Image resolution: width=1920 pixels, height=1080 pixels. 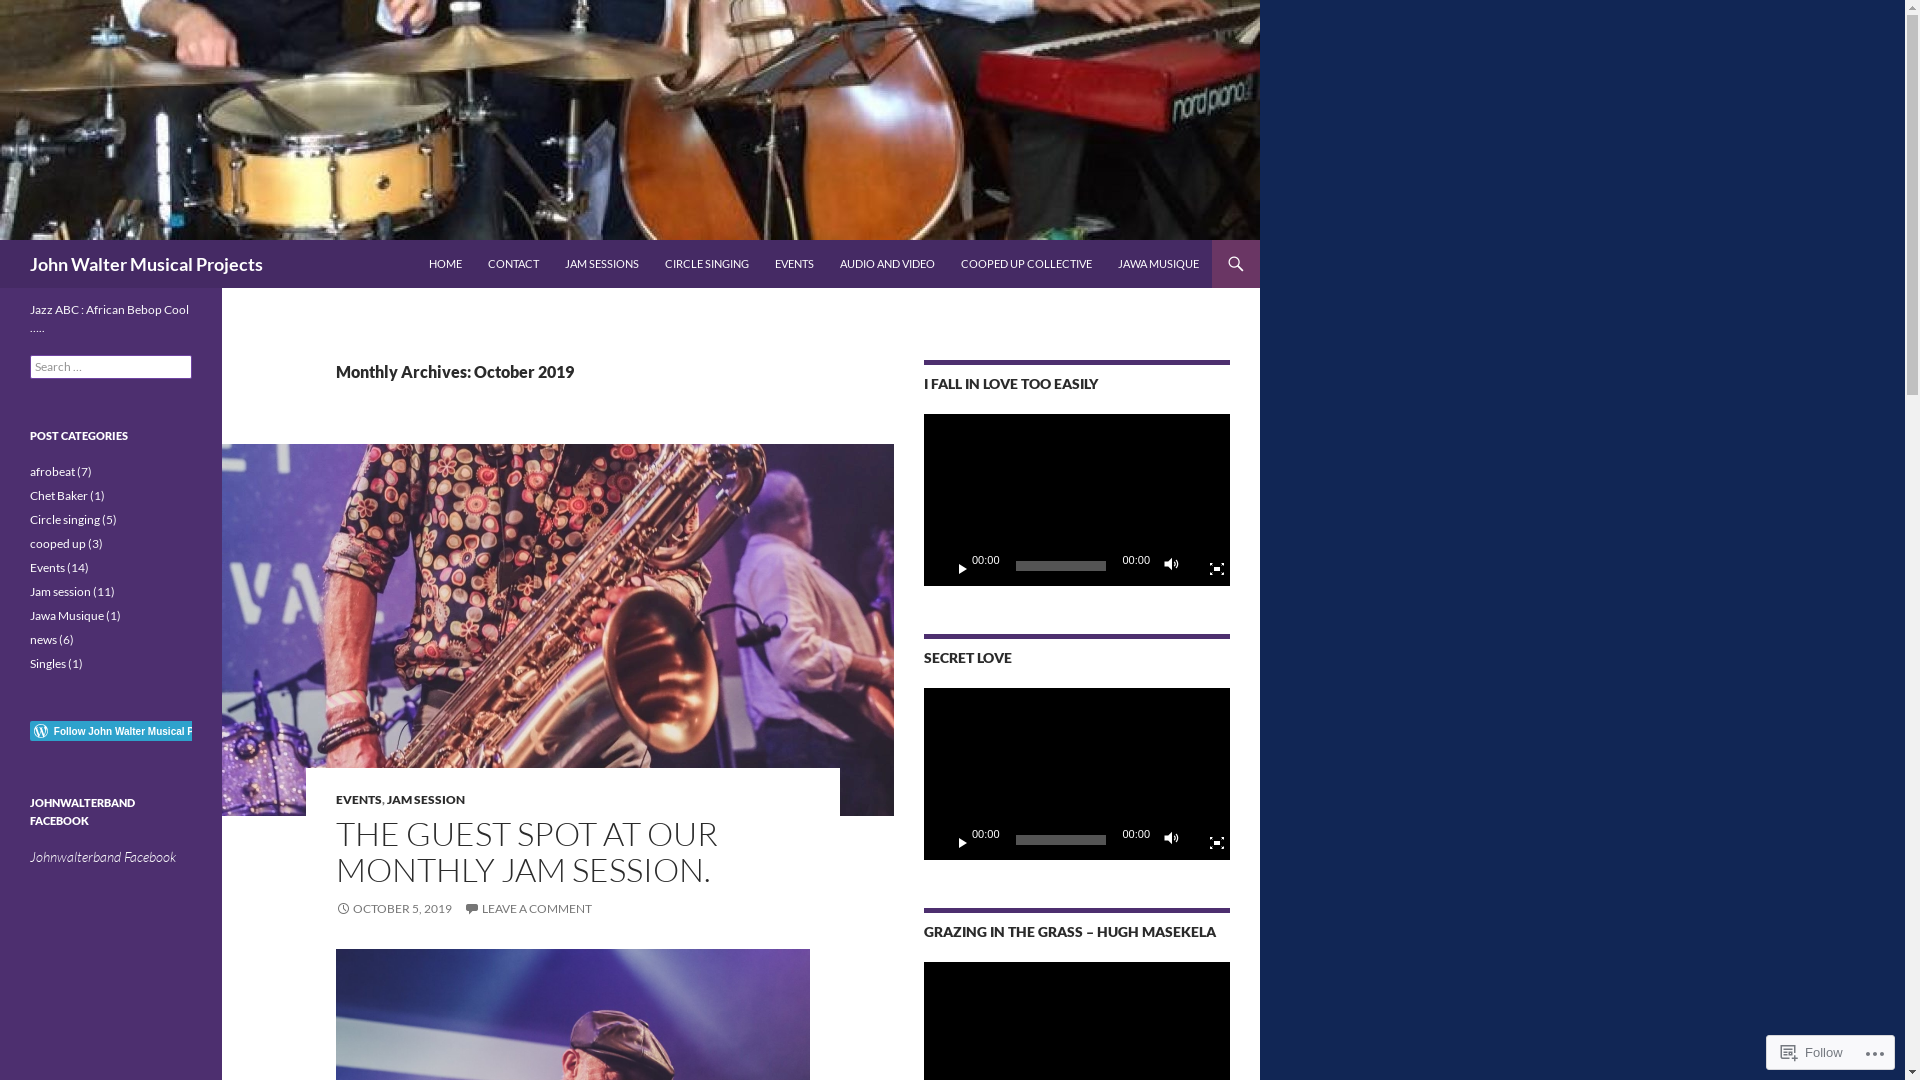 What do you see at coordinates (1158, 262) in the screenshot?
I see `'JAWA MUSIQUE'` at bounding box center [1158, 262].